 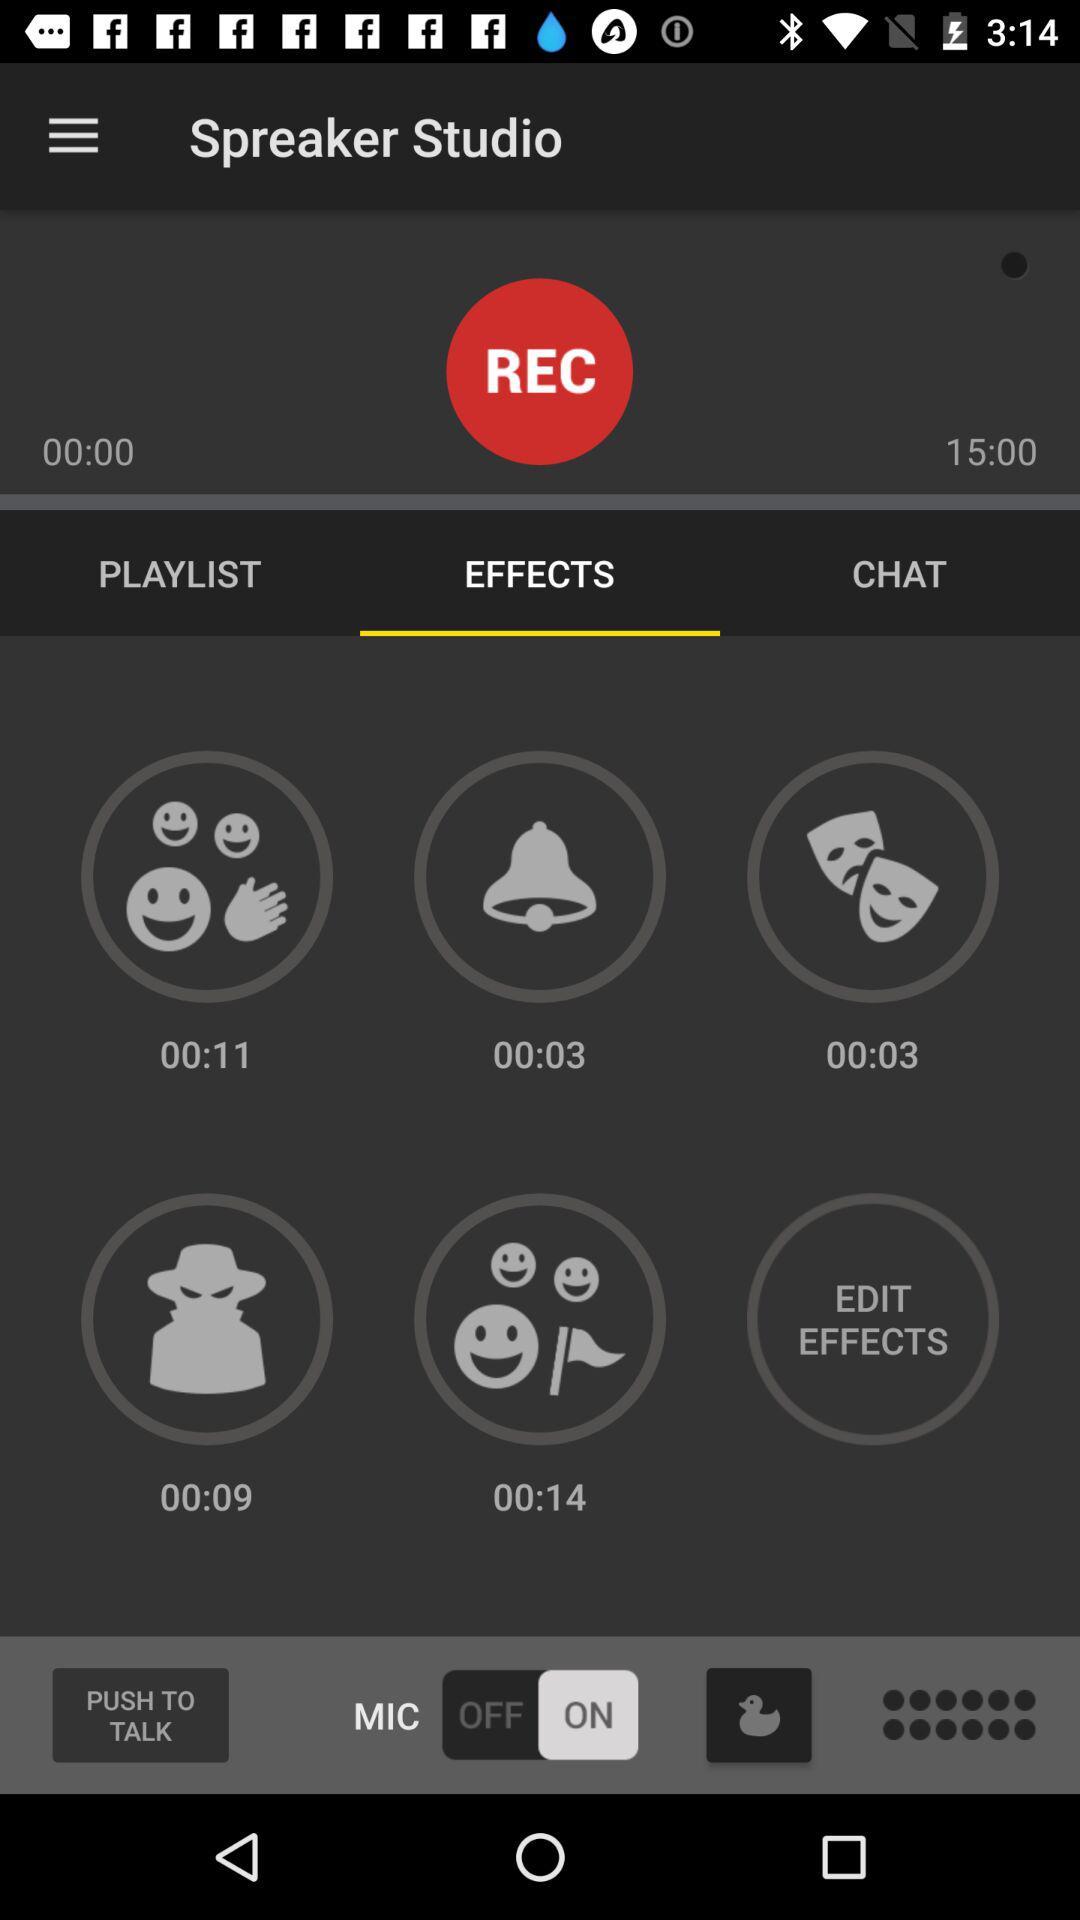 What do you see at coordinates (538, 371) in the screenshot?
I see `record` at bounding box center [538, 371].